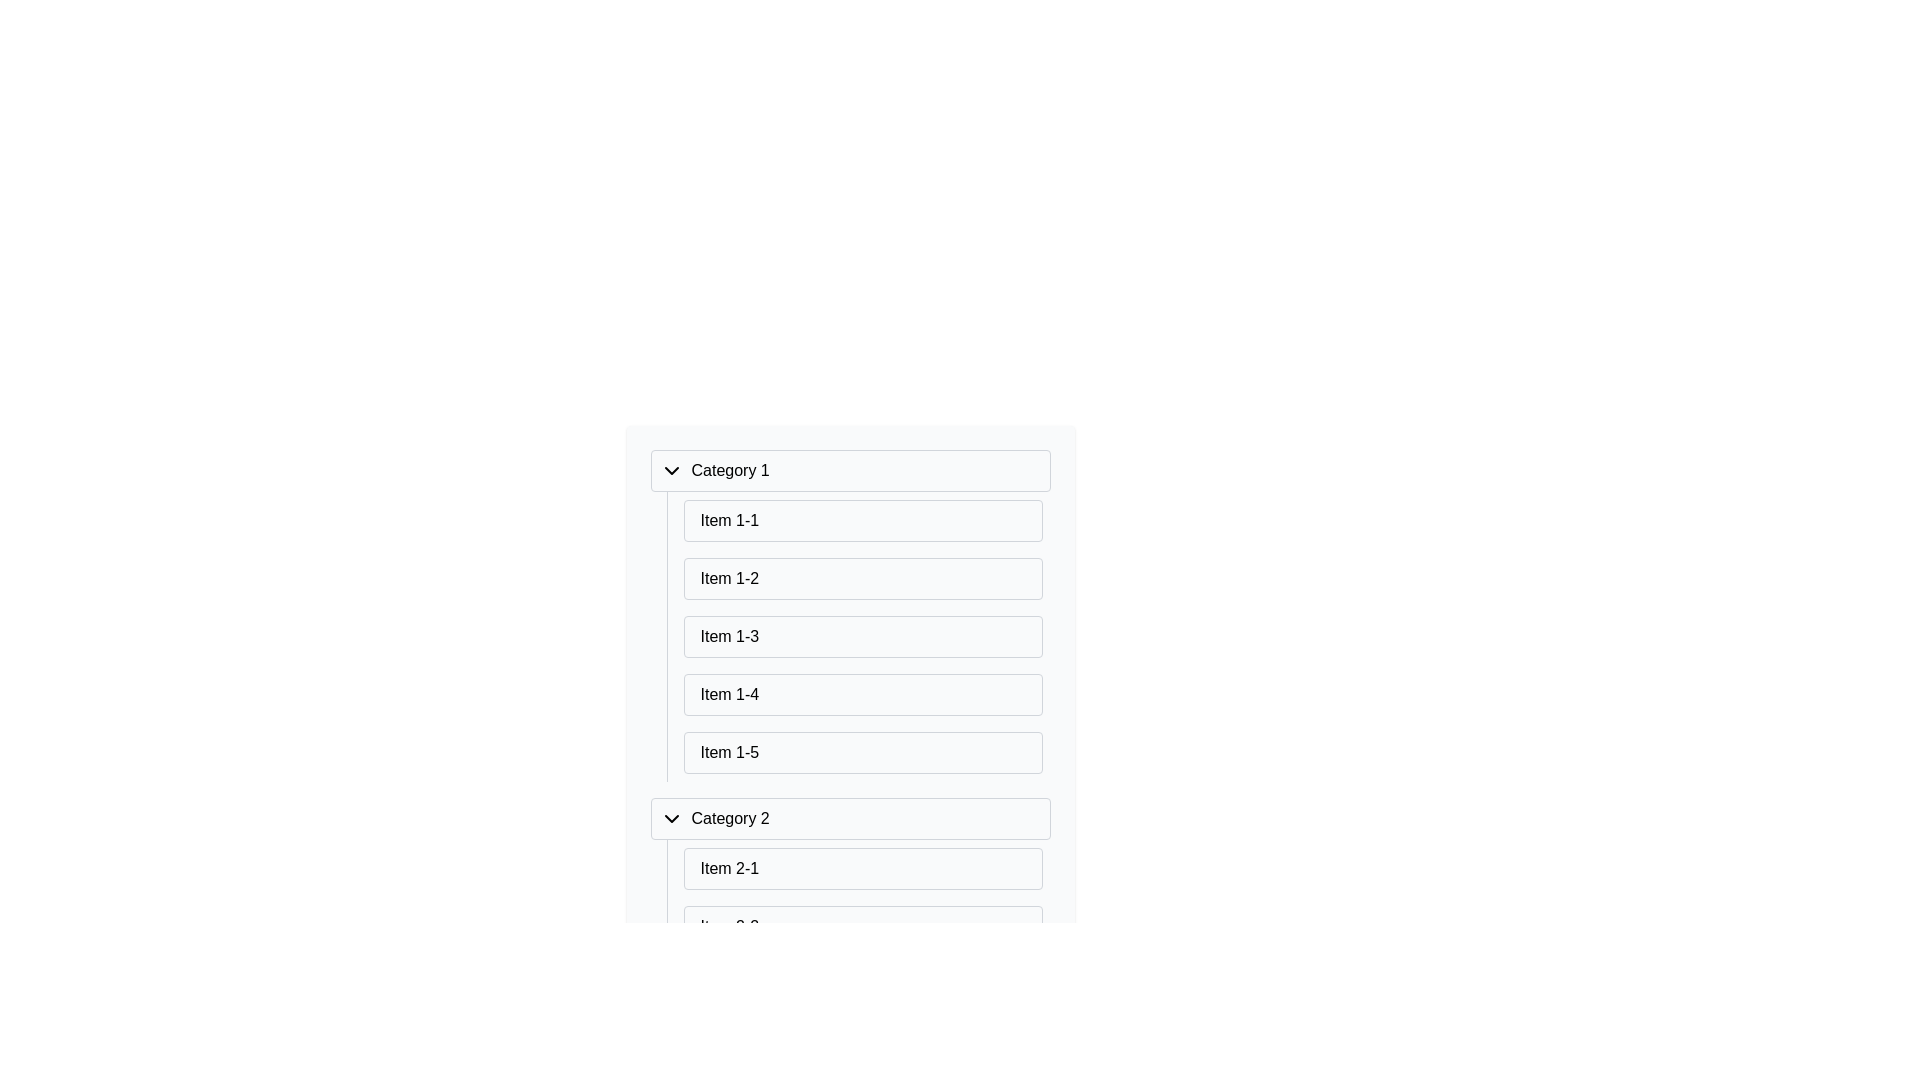 The height and width of the screenshot is (1080, 1920). Describe the element at coordinates (863, 636) in the screenshot. I see `the third item in the 'Category 1' vertical menu list` at that location.